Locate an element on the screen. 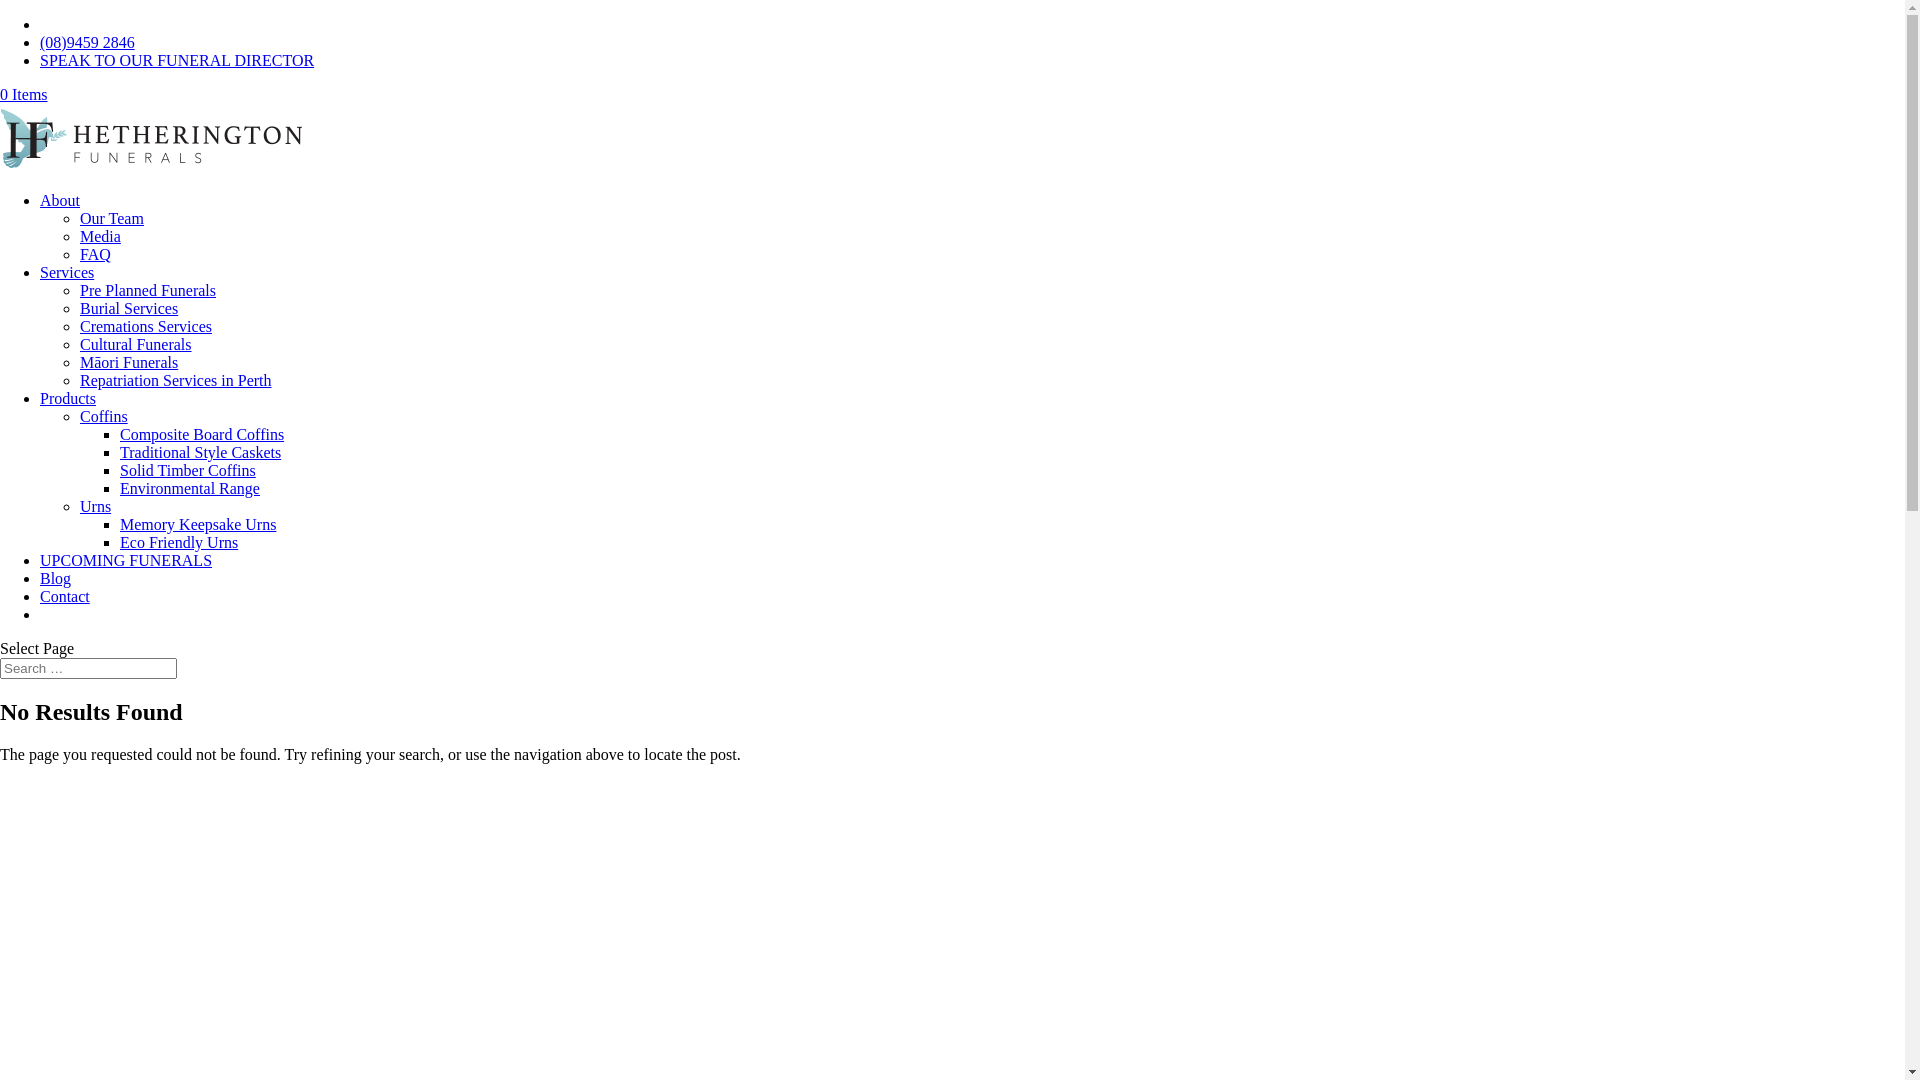 This screenshot has height=1080, width=1920. 'Environmental Range' is located at coordinates (190, 488).